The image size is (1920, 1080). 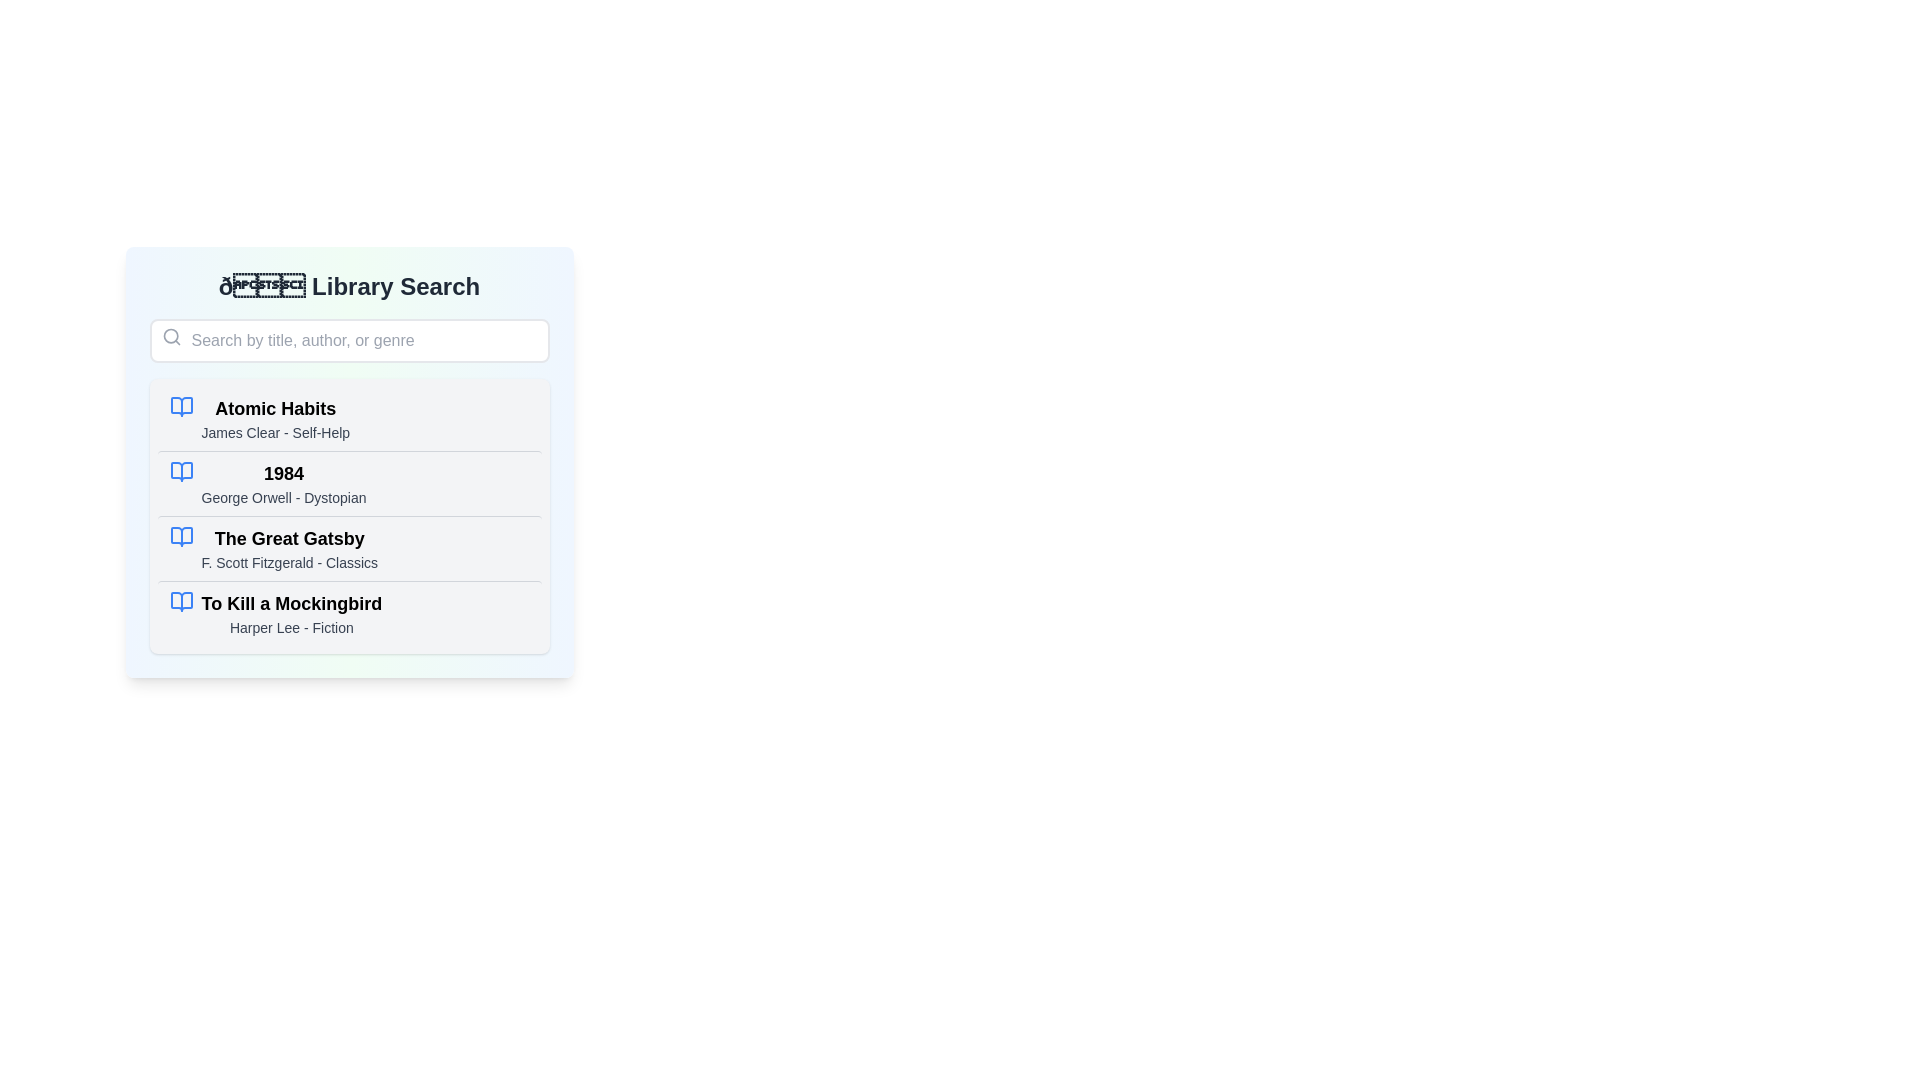 I want to click on the decorative SVG Circle that is part of the magnifying glass icon, located to the left of the 'Search by title, author, or genre' input box, so click(x=170, y=335).